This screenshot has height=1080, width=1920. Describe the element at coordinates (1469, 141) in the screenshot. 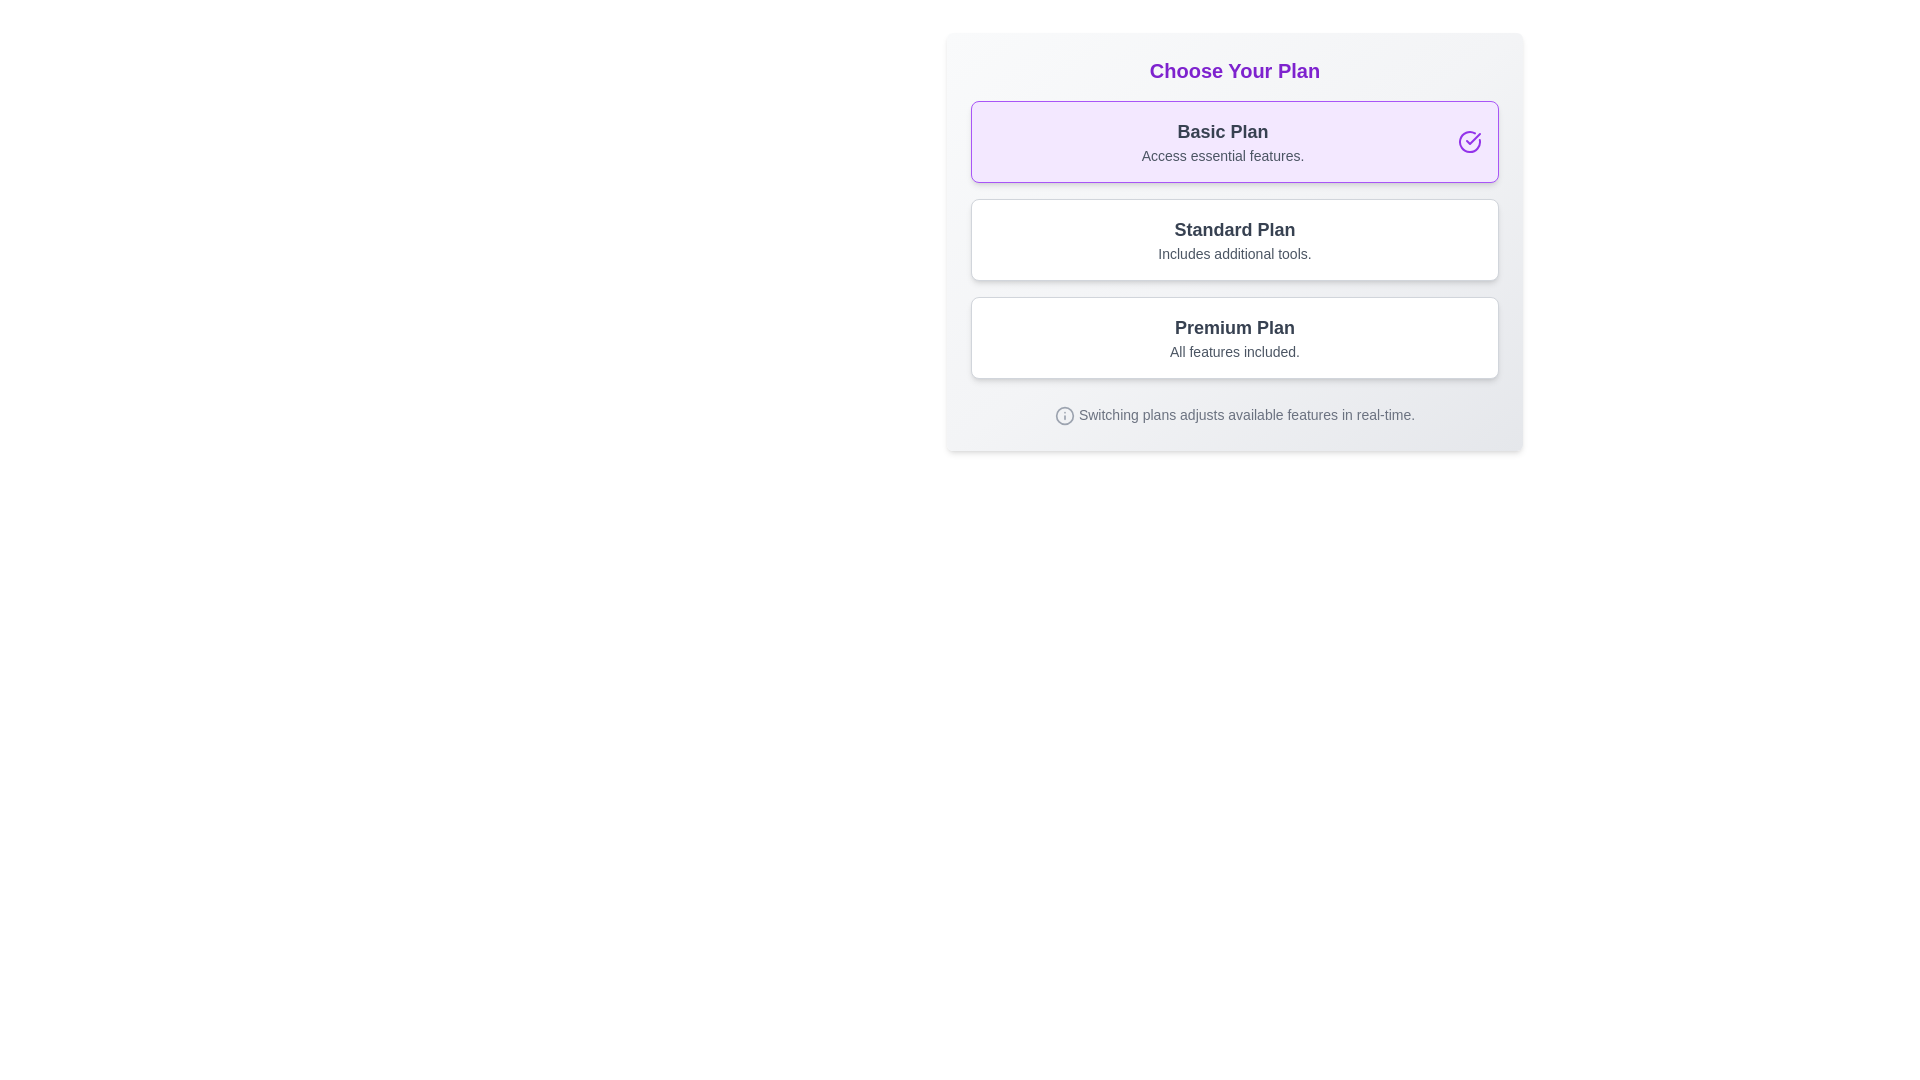

I see `the SVG icon that visually confirms the selection of the 'Basic Plan' option, which is located right-aligned beside the plan's textual description` at that location.